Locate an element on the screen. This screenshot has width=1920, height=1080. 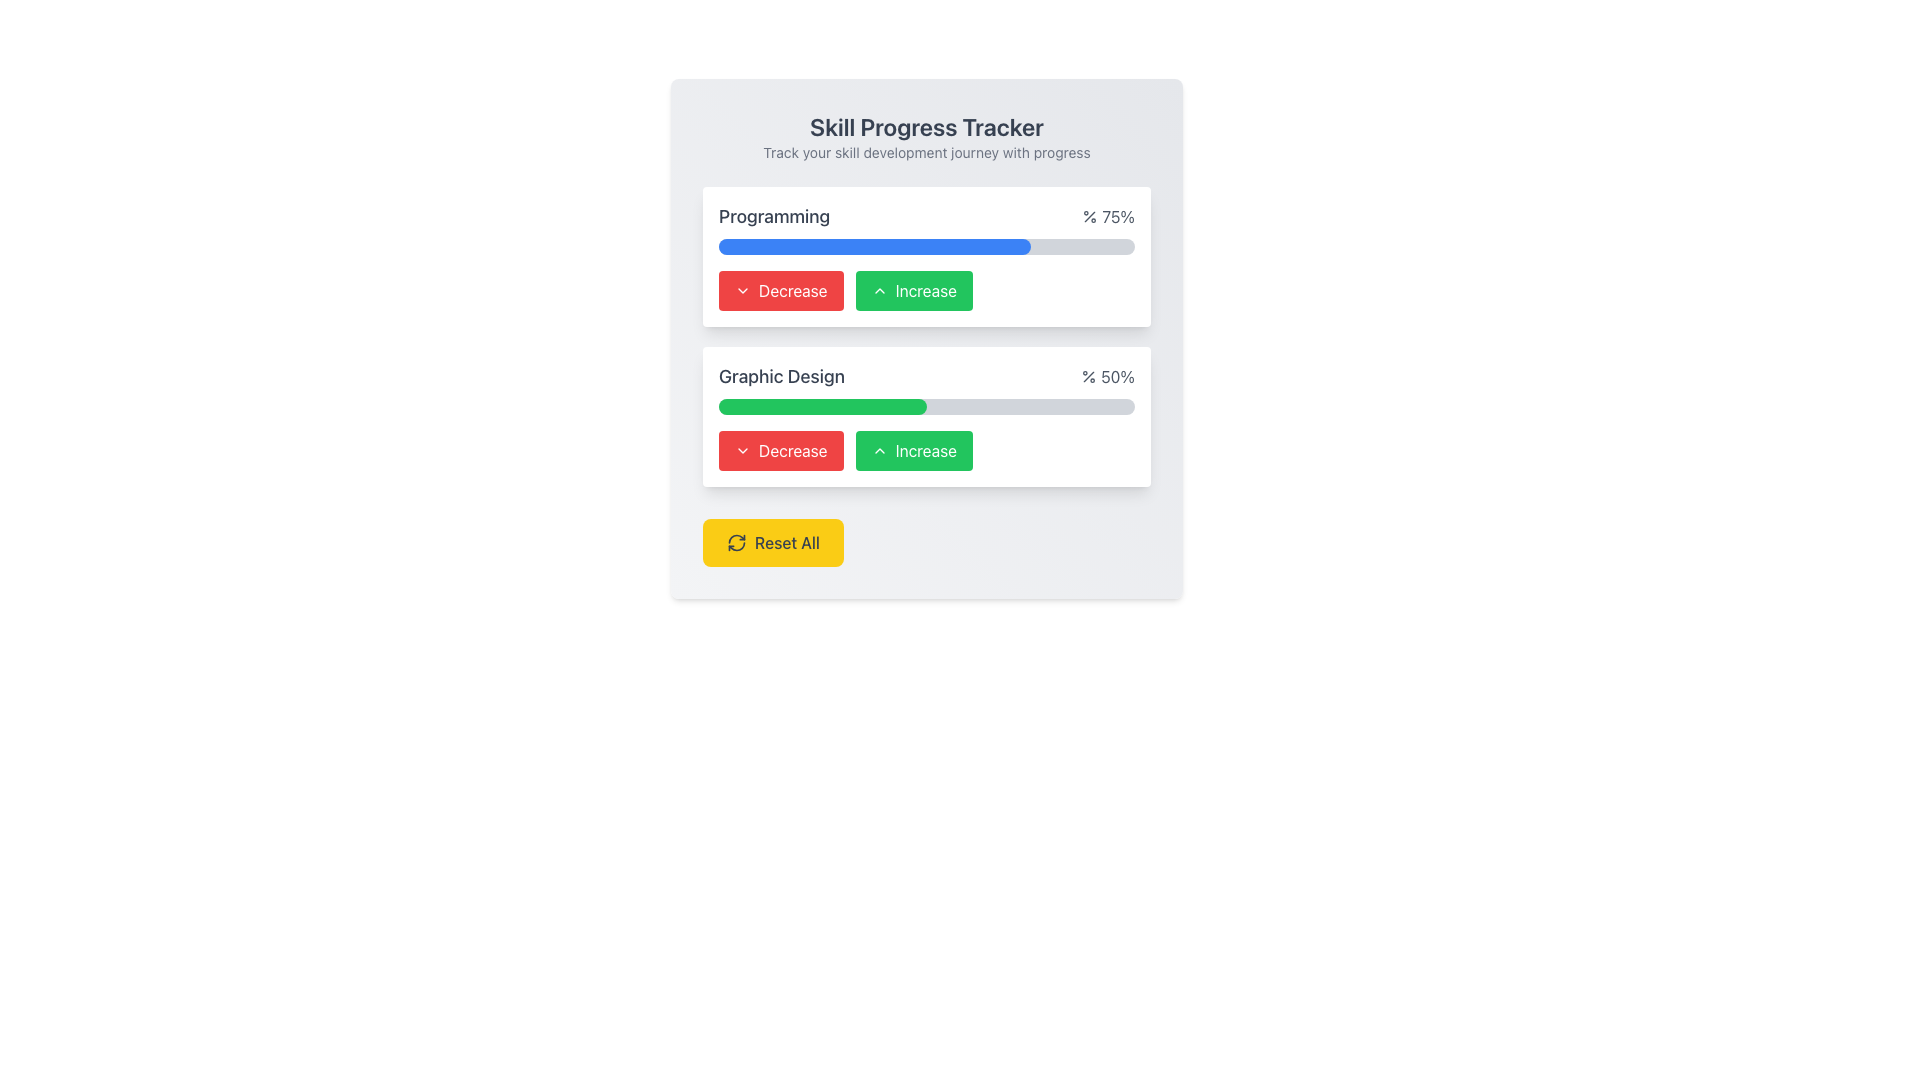
the leftmost button under the 'Programming' label is located at coordinates (780, 451).